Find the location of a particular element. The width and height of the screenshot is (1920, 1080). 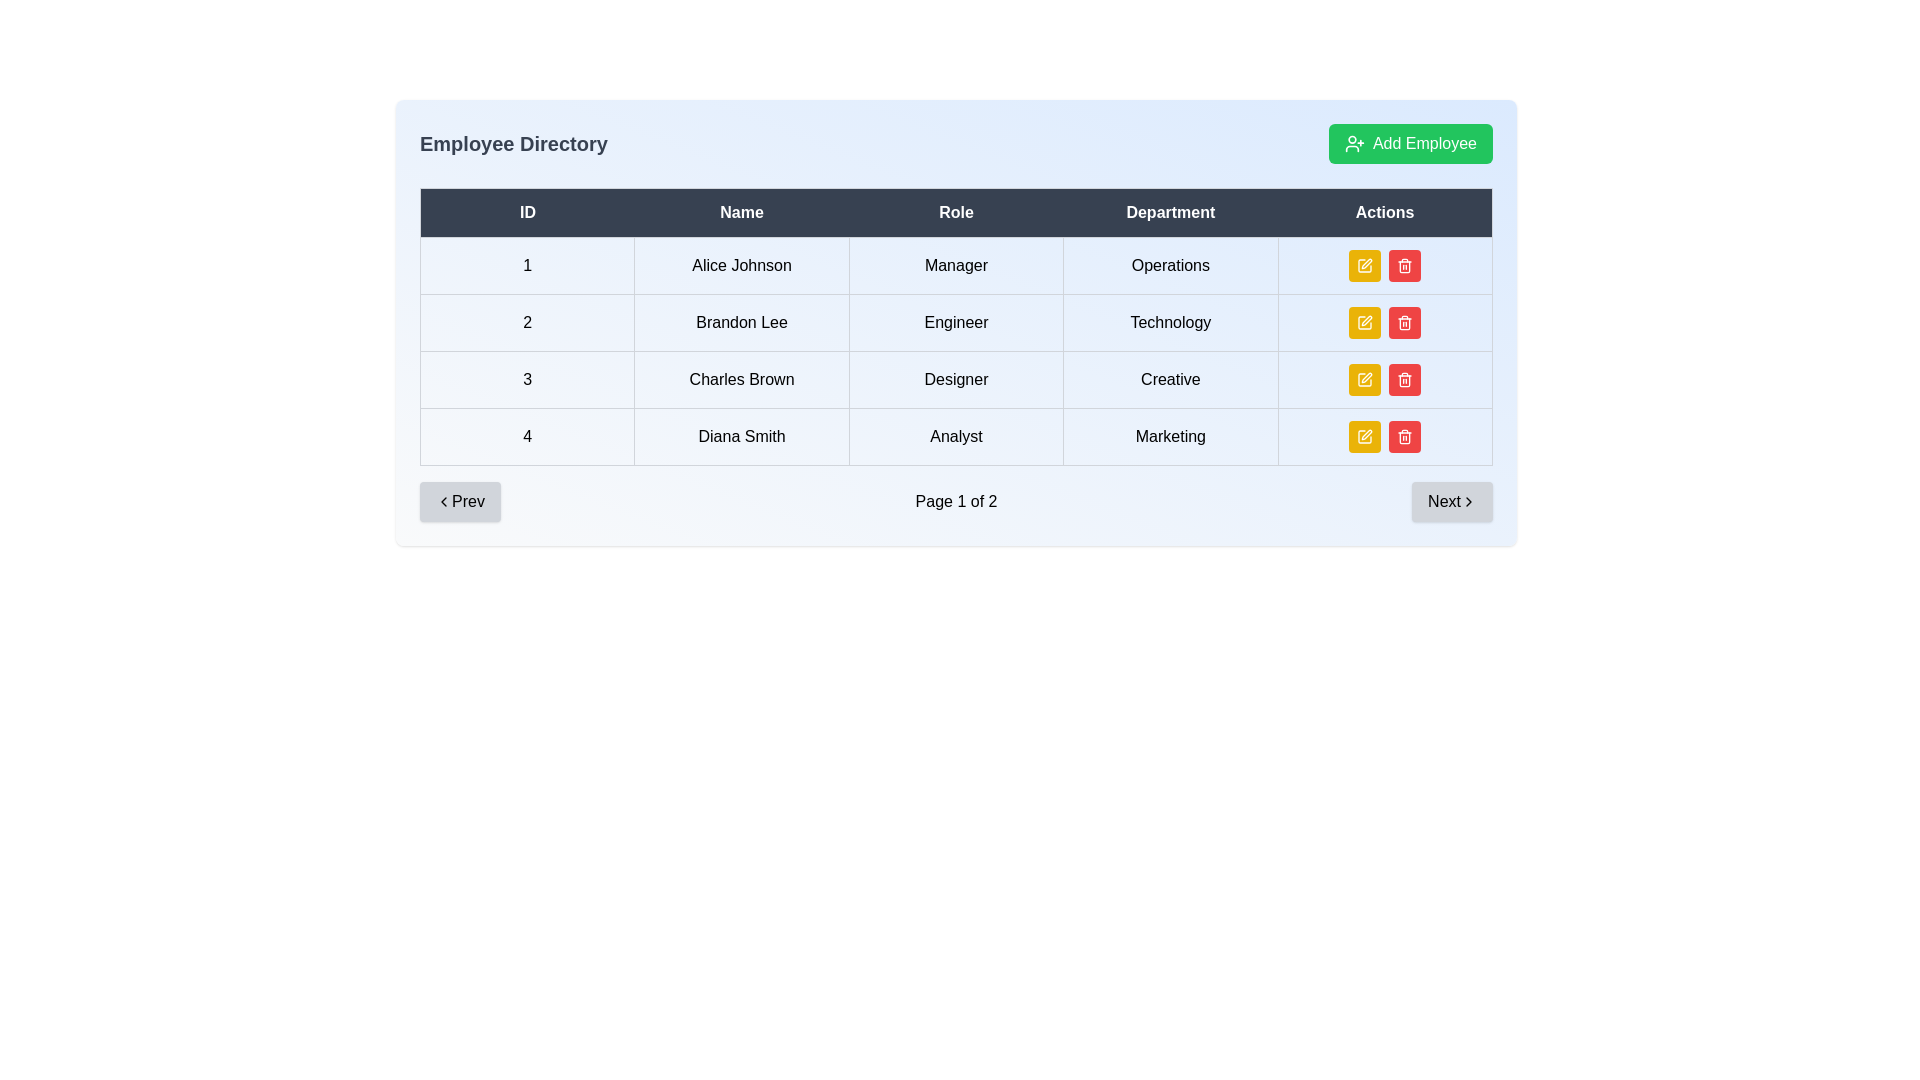

ID number displayed in the first column of the first row of the employee directory table, which identifies the entry preceding 'Alice Johnson' is located at coordinates (527, 265).